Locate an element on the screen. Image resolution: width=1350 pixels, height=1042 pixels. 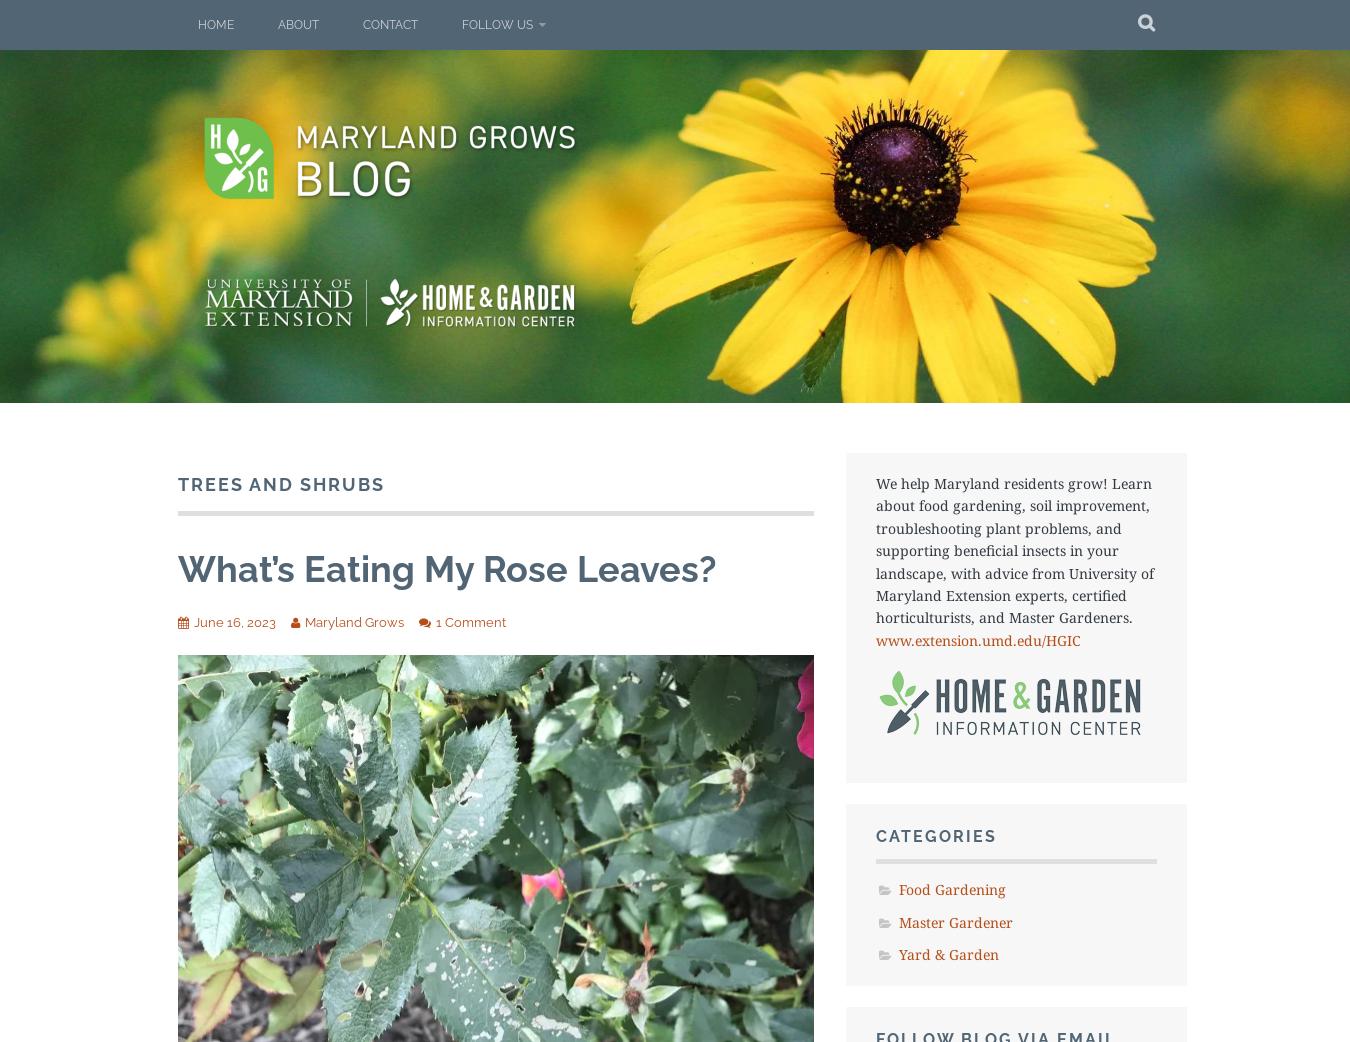
'Food Gardening' is located at coordinates (950, 888).